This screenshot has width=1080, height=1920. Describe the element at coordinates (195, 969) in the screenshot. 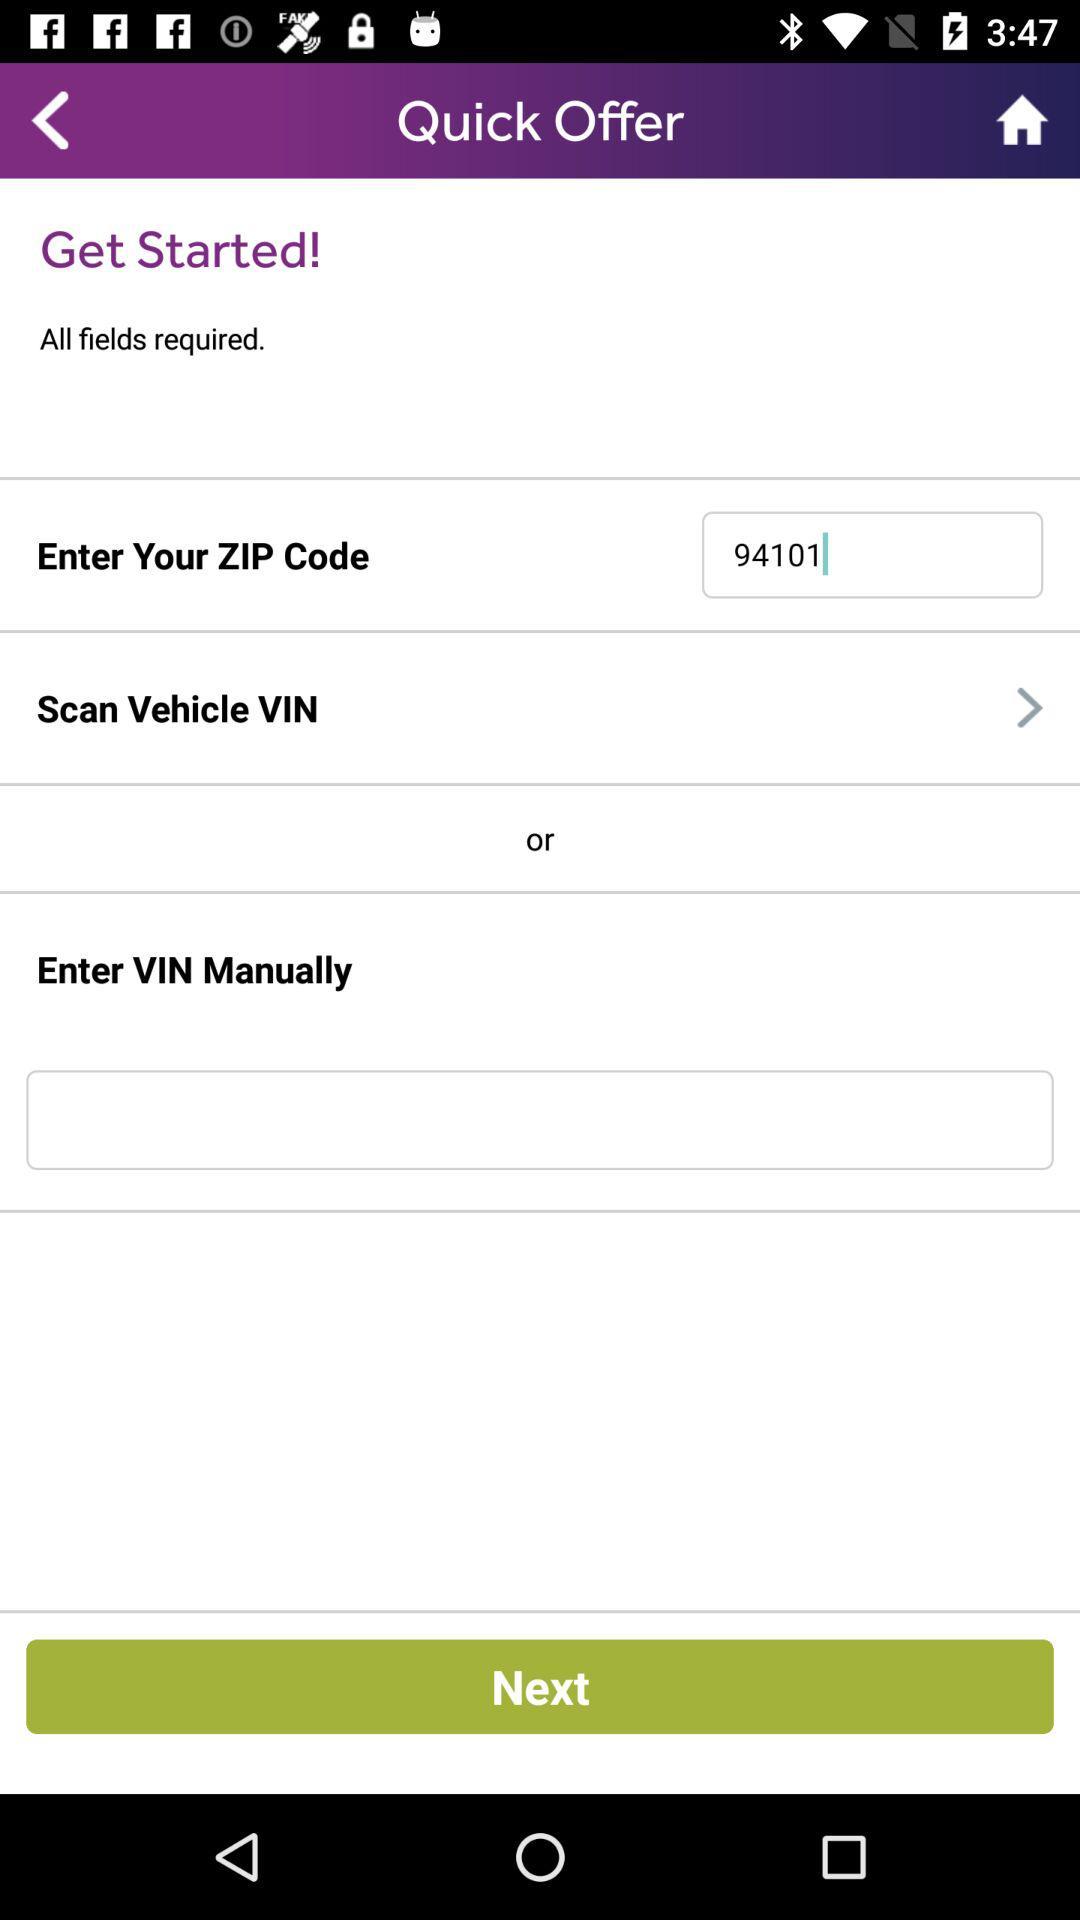

I see `the enter vin manually` at that location.